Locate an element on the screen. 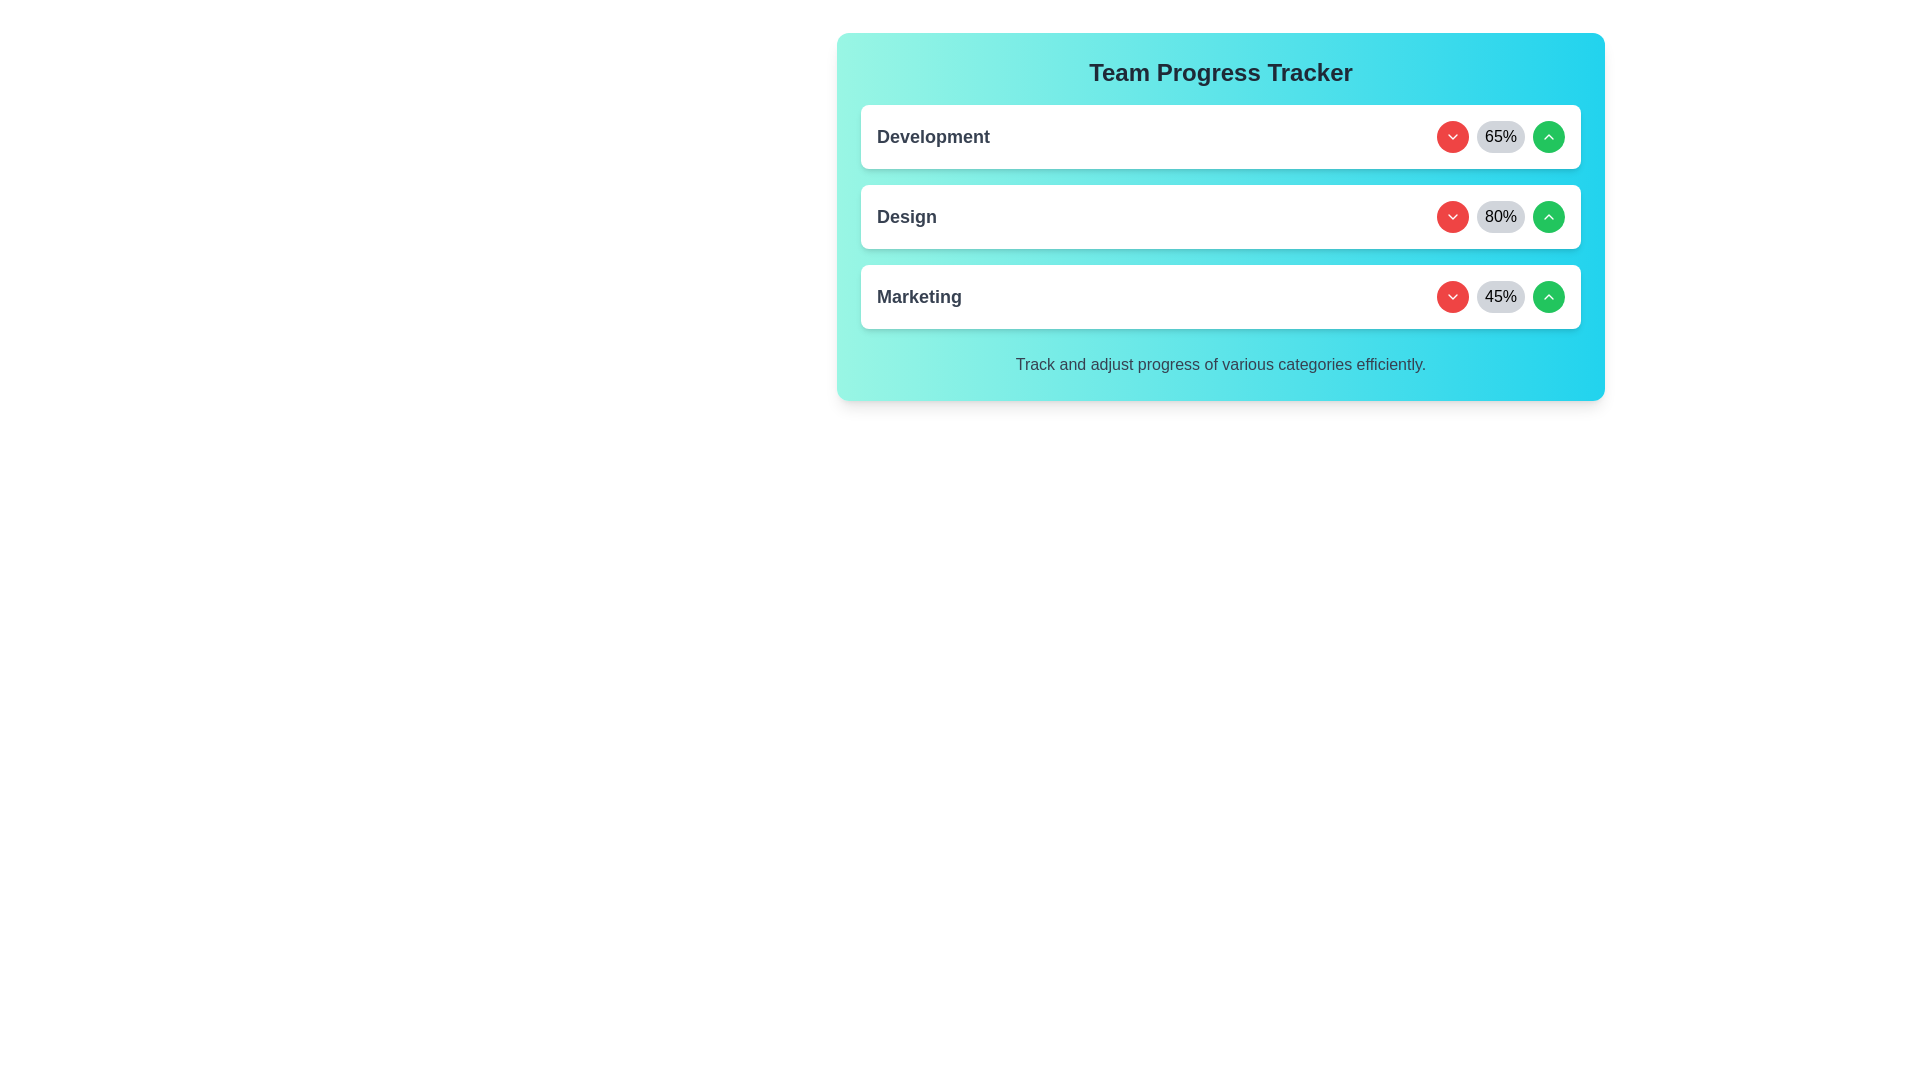 The width and height of the screenshot is (1920, 1080). the small circular red button with a white downward arrow, which is part of the progress tracking for the 'Development' category, to decrease the progress is located at coordinates (1453, 136).